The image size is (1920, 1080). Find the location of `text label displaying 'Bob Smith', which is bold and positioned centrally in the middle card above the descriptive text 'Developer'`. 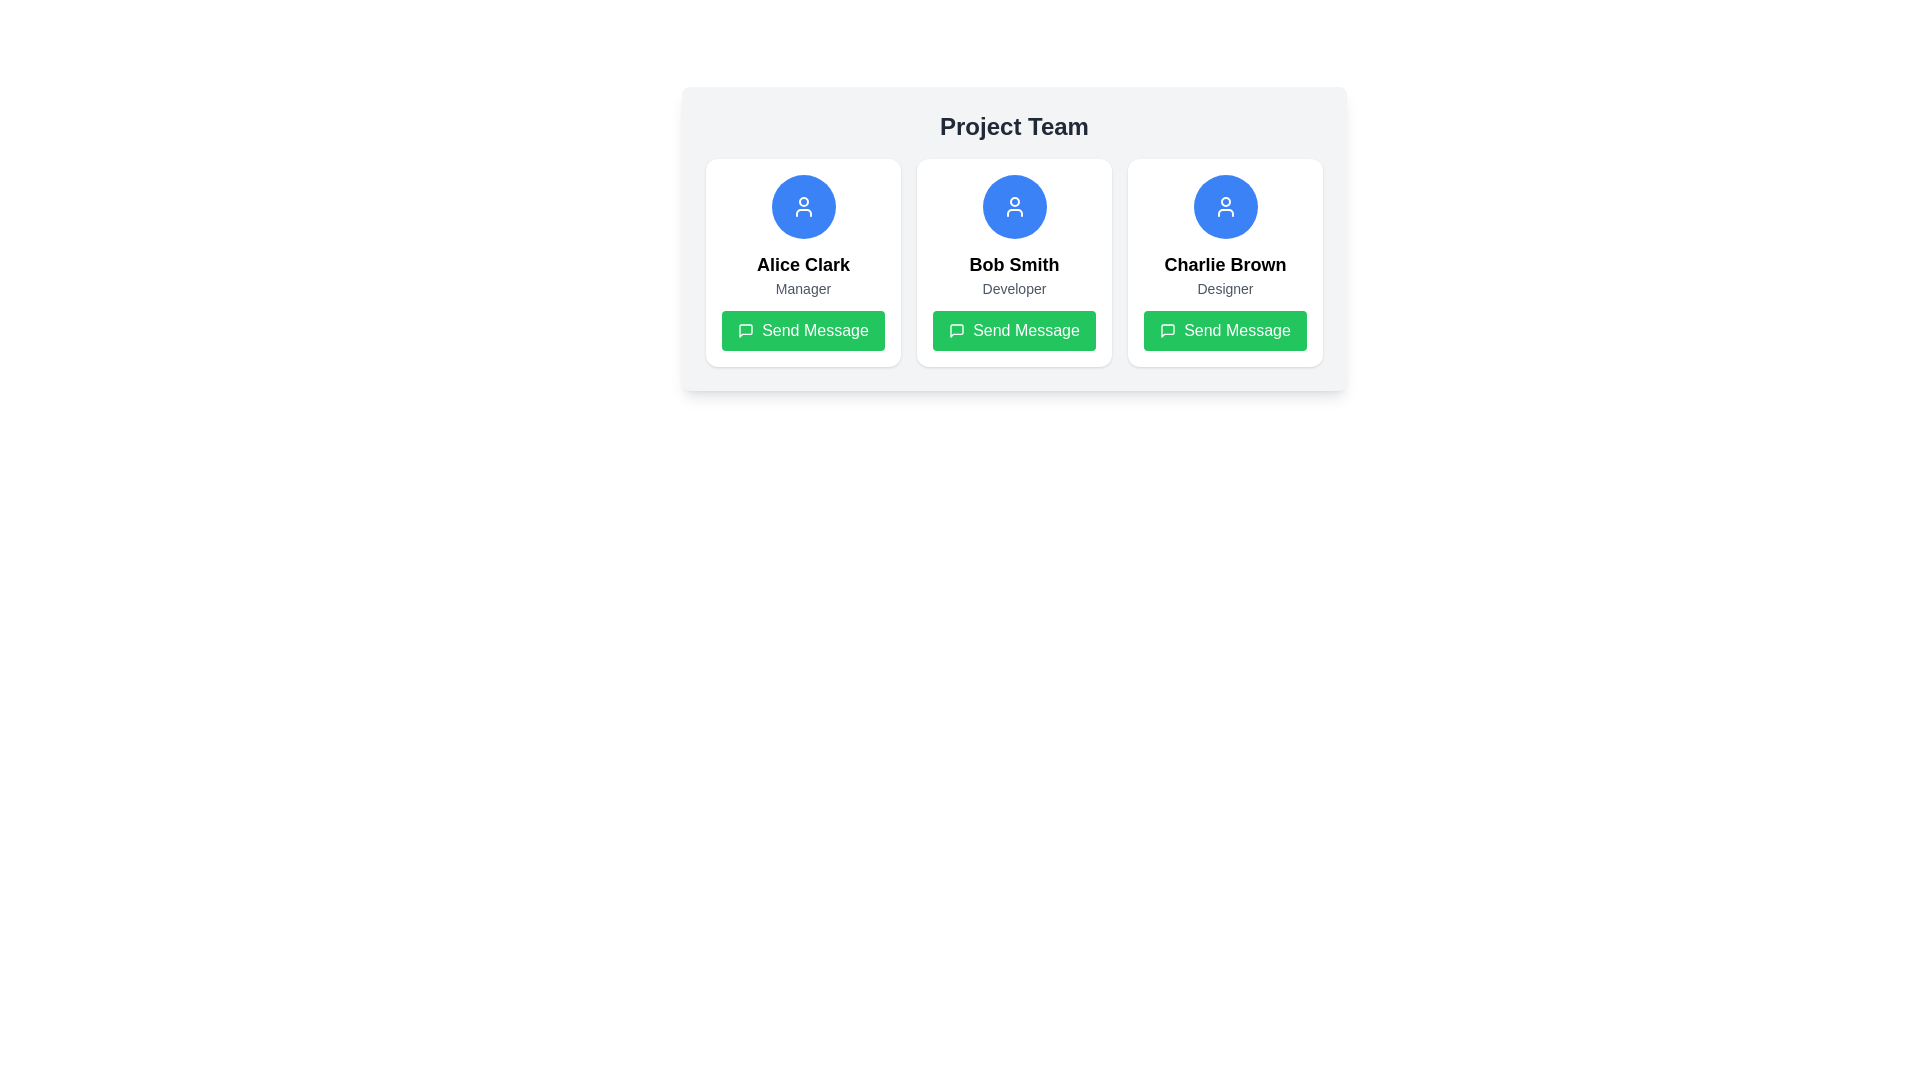

text label displaying 'Bob Smith', which is bold and positioned centrally in the middle card above the descriptive text 'Developer' is located at coordinates (1014, 264).